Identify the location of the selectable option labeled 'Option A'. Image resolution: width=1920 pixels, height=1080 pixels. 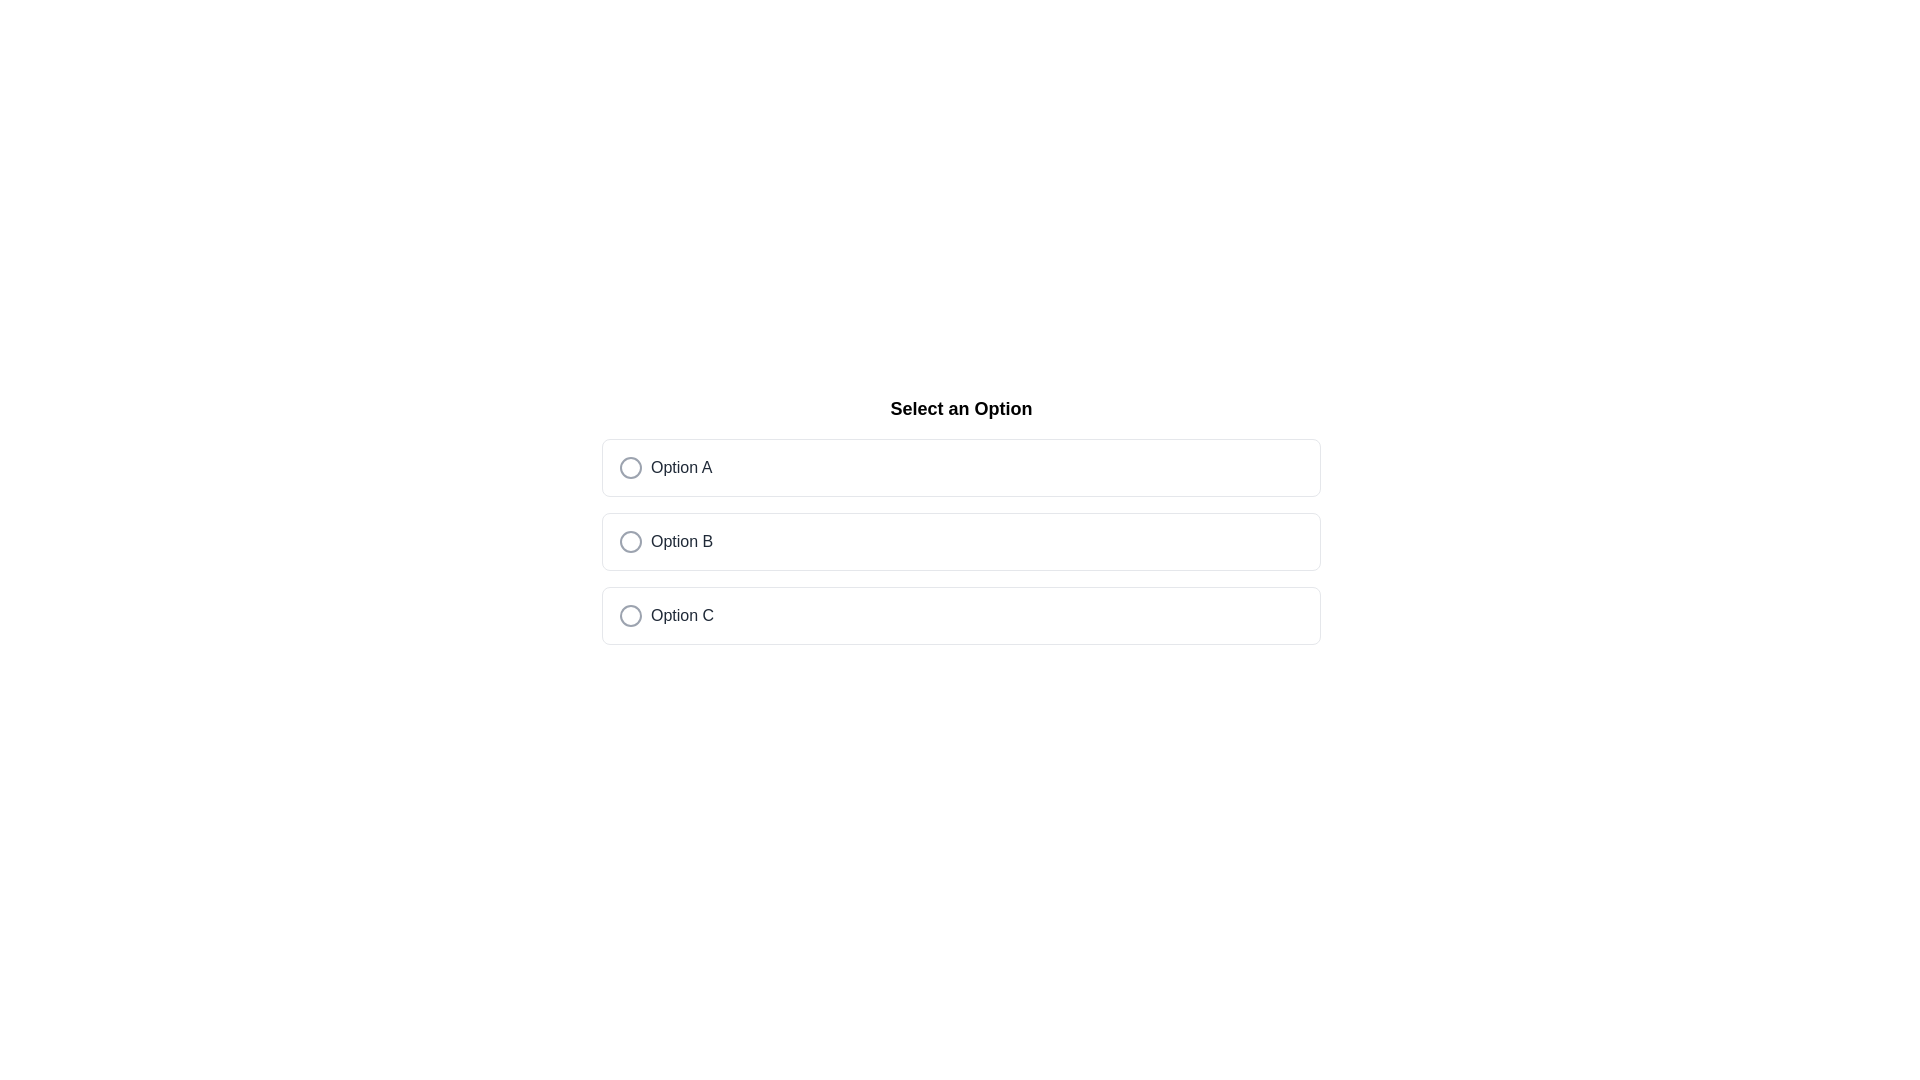
(961, 467).